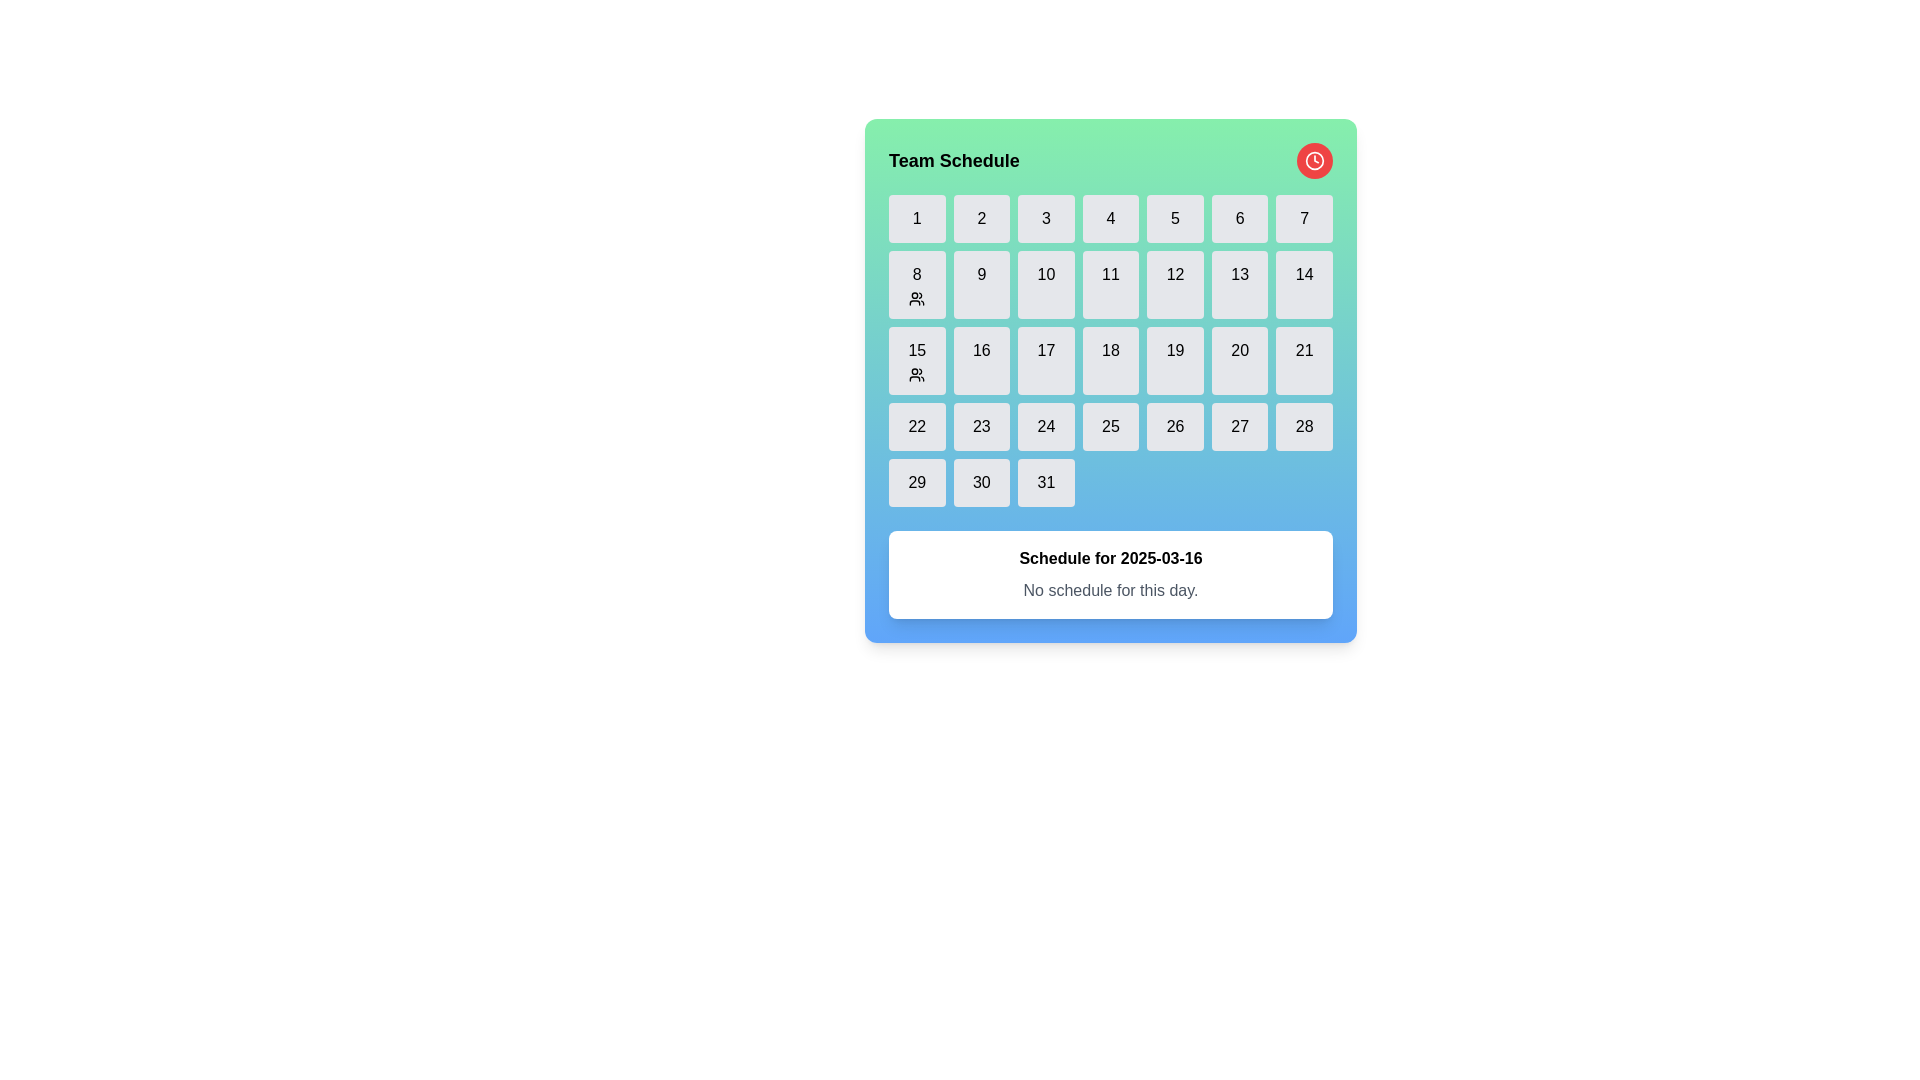 The image size is (1920, 1080). Describe the element at coordinates (981, 219) in the screenshot. I see `the rounded light gray button labeled '2'` at that location.